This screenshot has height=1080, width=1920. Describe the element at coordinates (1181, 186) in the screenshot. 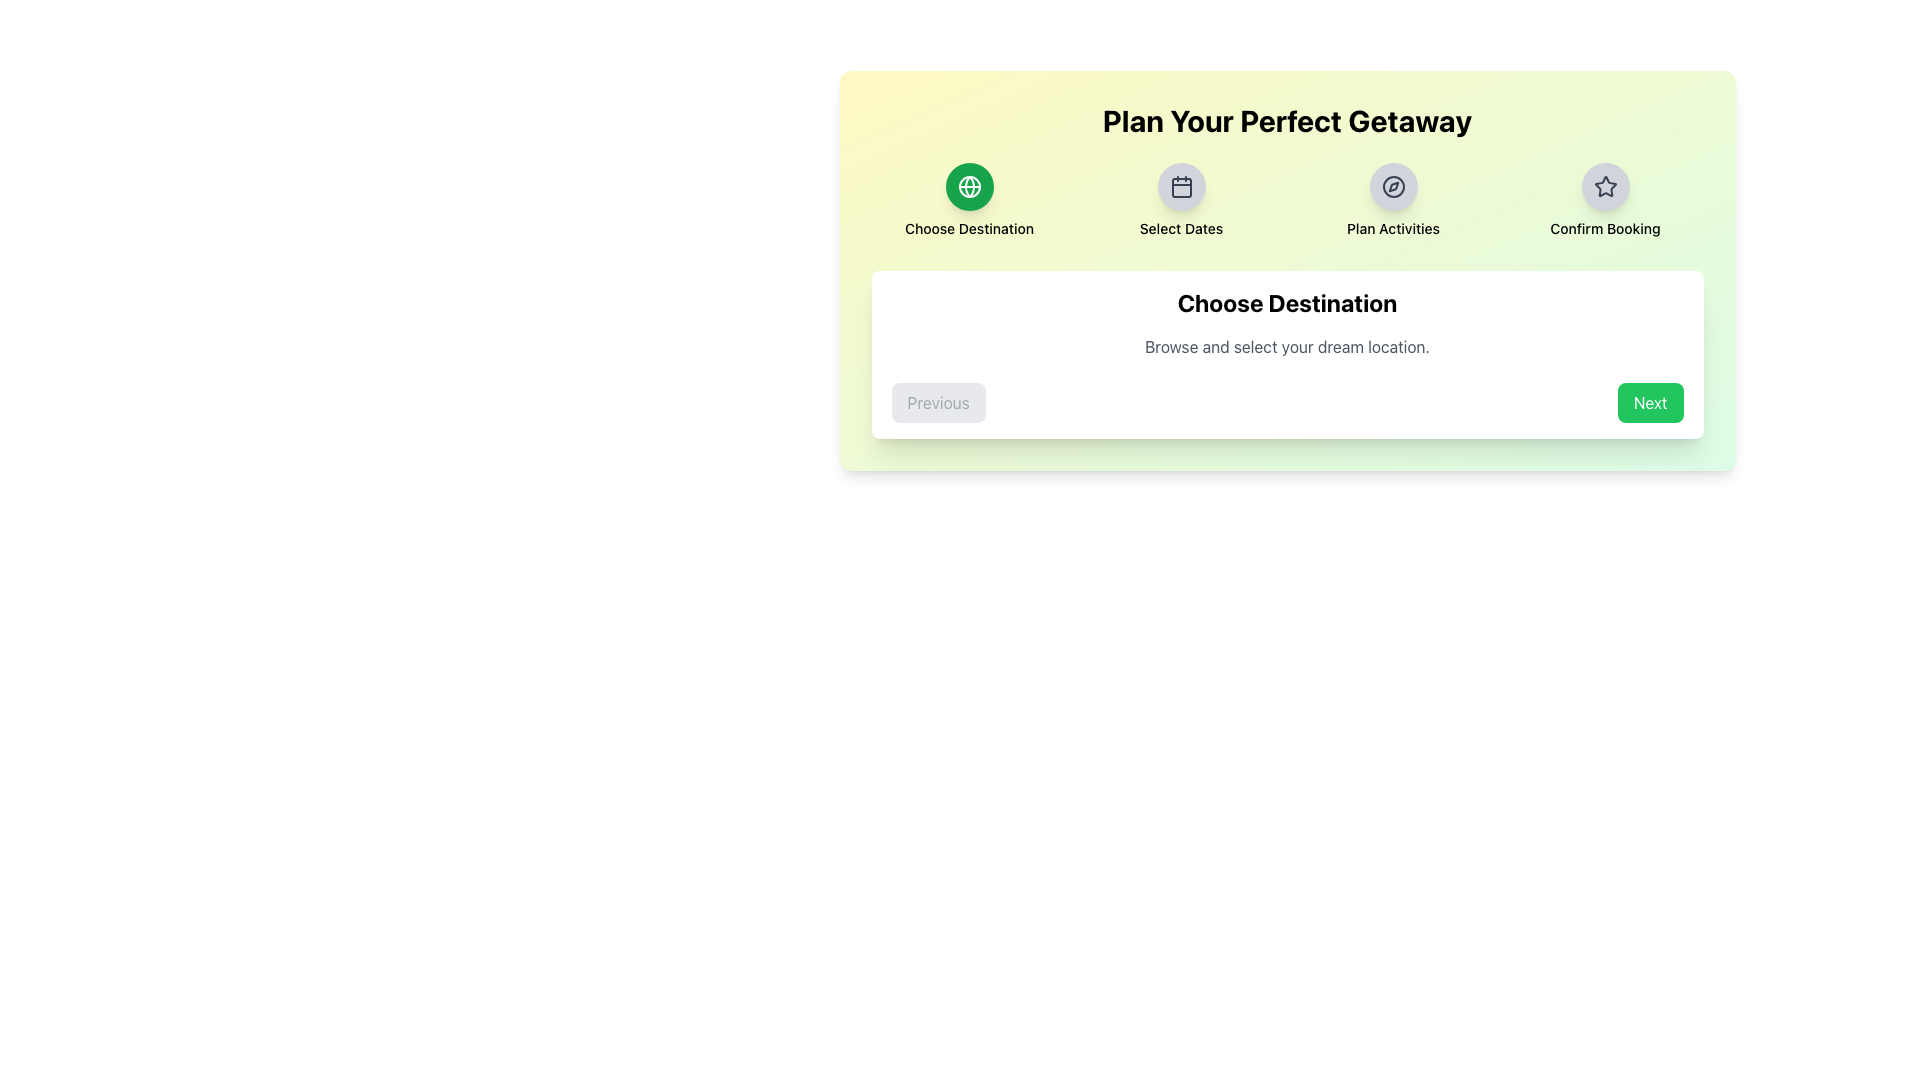

I see `the calendar icon, which is the second circular button under the title 'Plan Your Perfect Getaway'` at that location.